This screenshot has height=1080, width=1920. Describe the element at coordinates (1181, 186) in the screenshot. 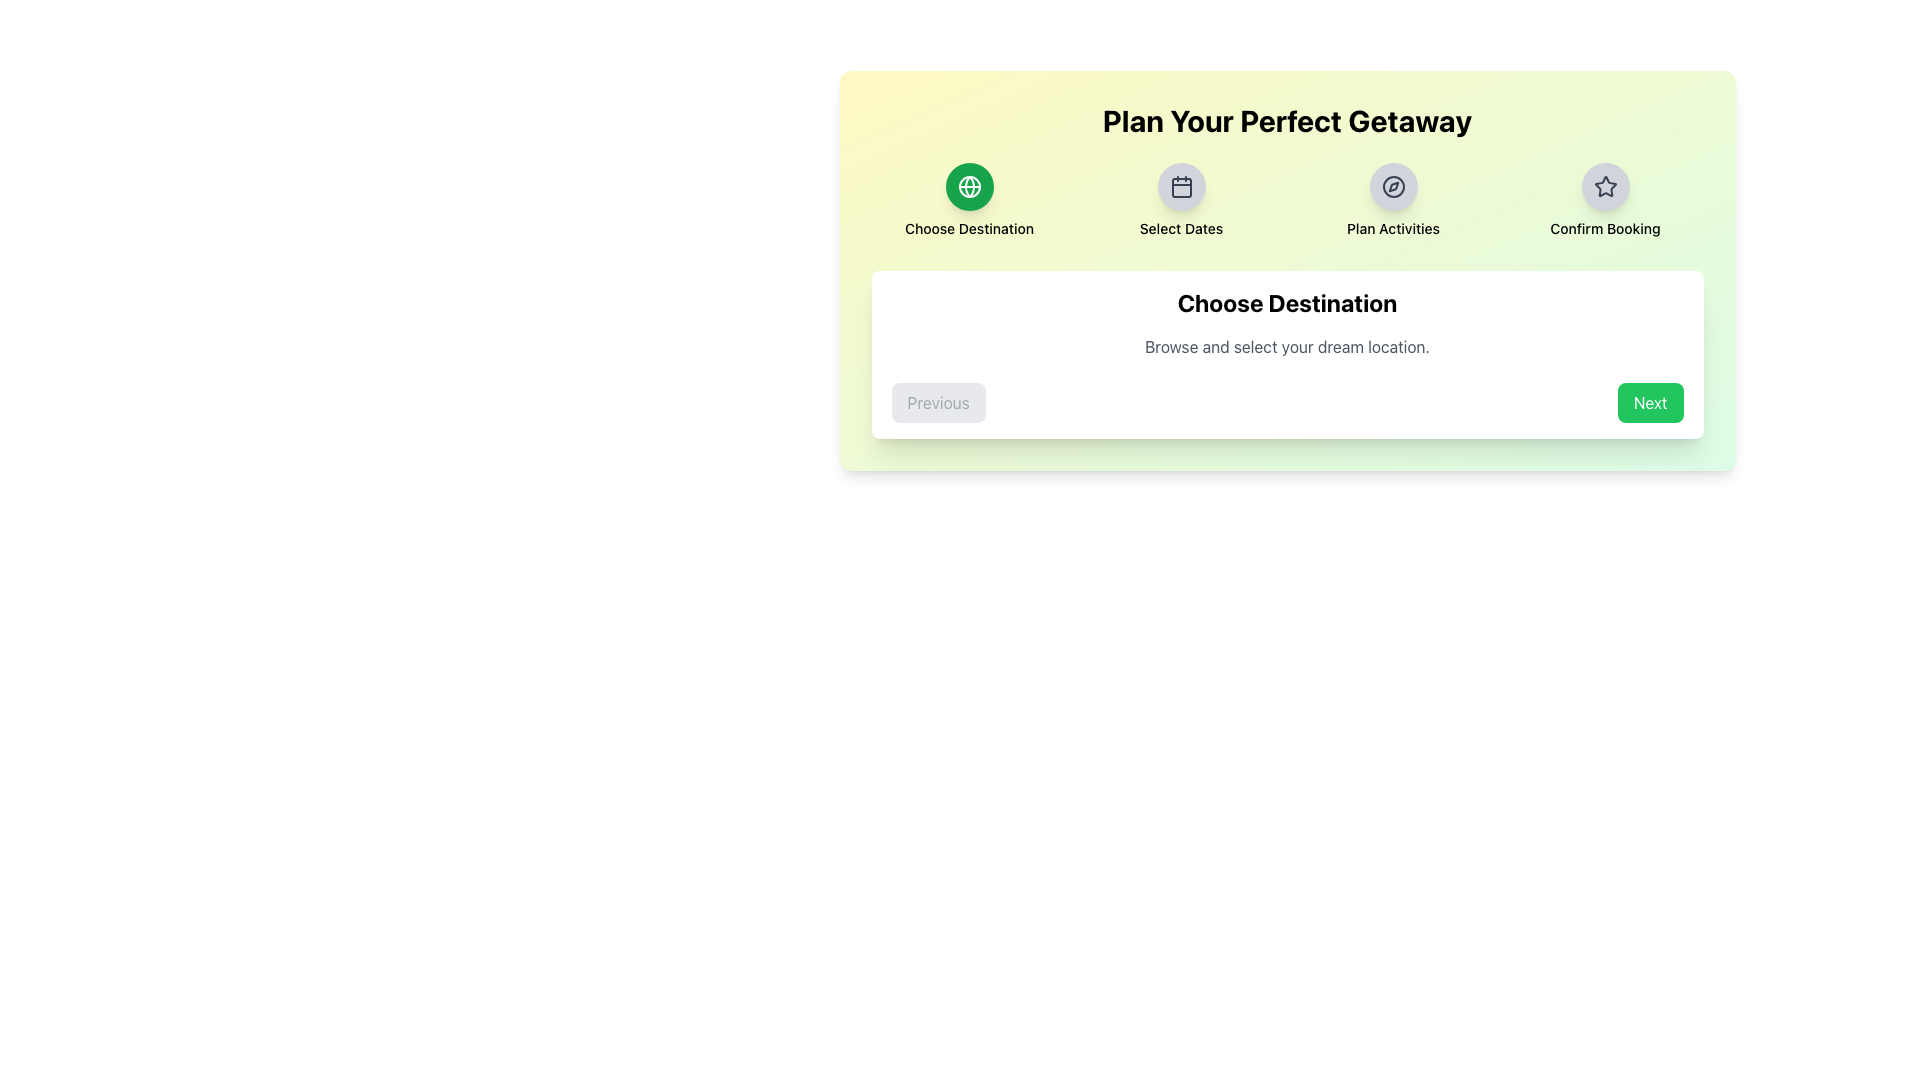

I see `the calendar icon, which is the second circular button under the title 'Plan Your Perfect Getaway'` at that location.